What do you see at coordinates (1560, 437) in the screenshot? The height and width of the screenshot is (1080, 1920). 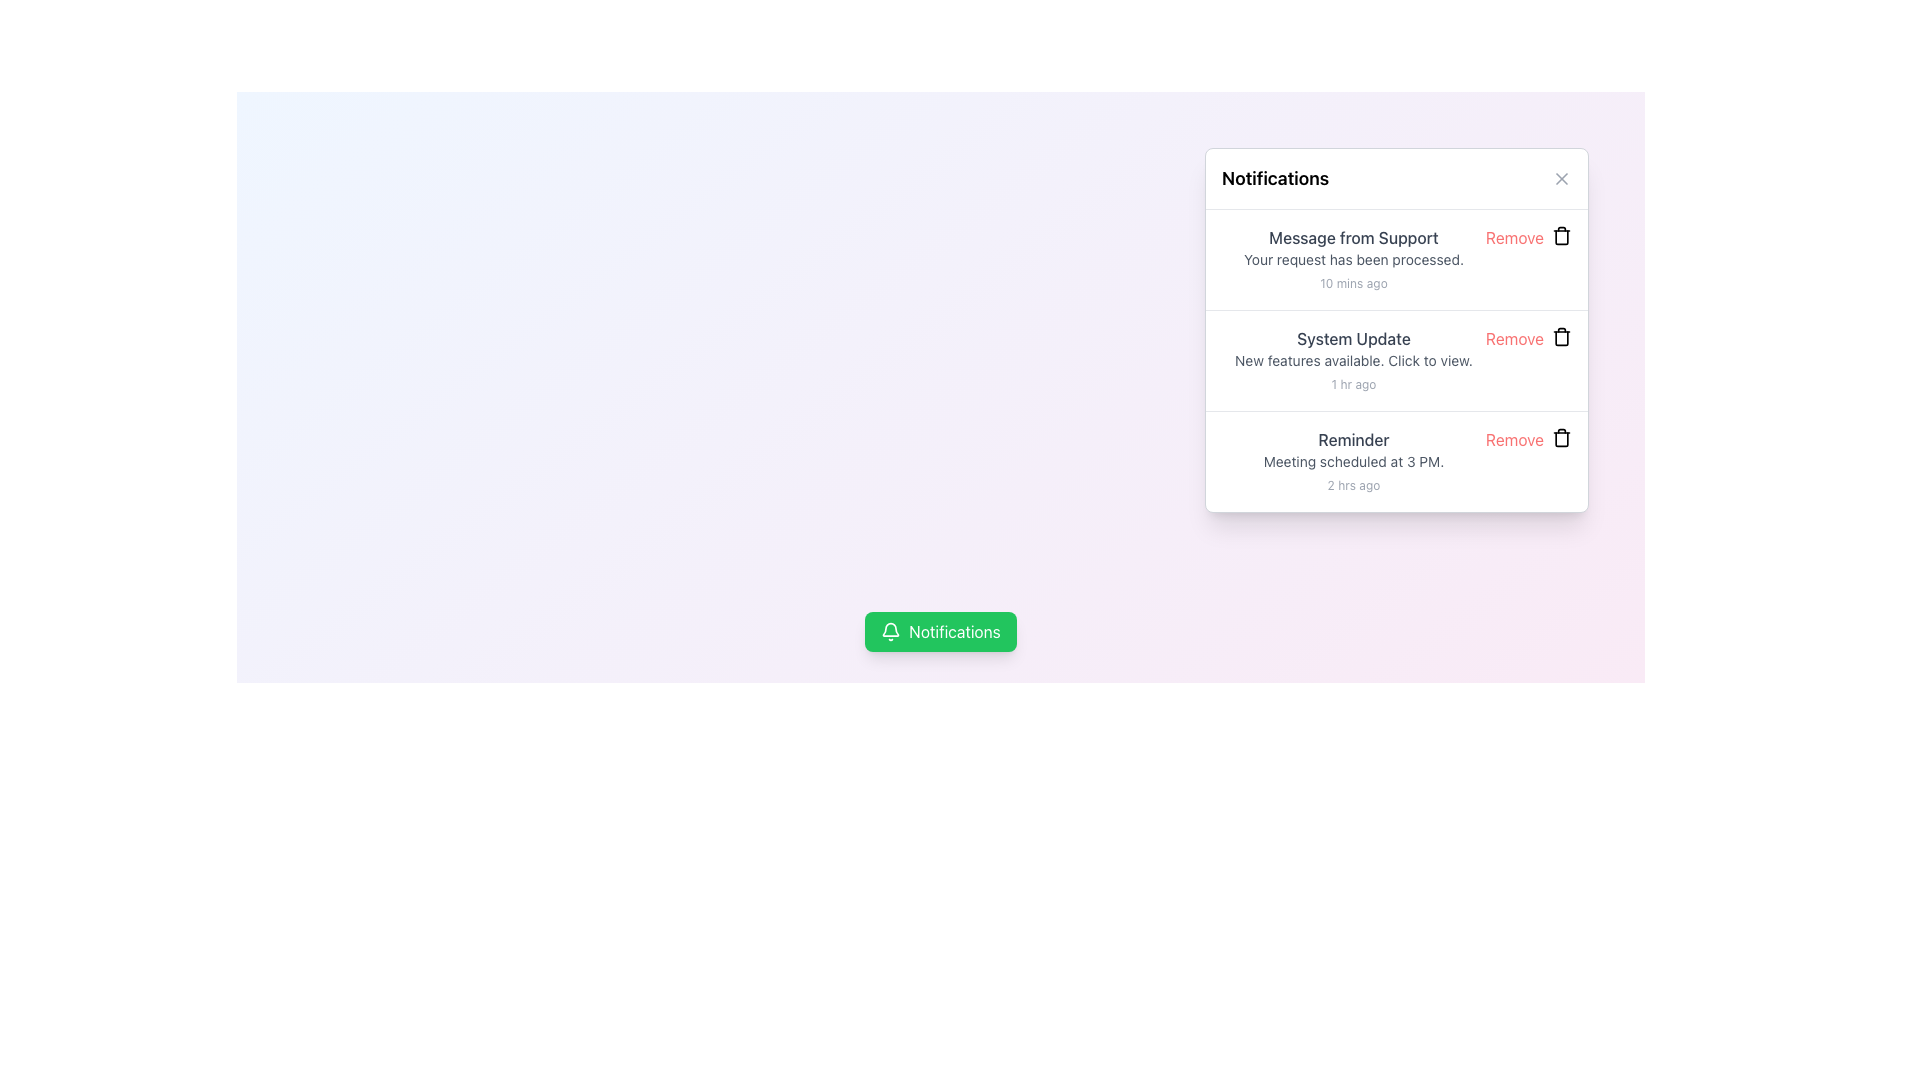 I see `the delete icon located at the rightmost side of the third notification item in the list, adjacent to the 'Remove' text` at bounding box center [1560, 437].